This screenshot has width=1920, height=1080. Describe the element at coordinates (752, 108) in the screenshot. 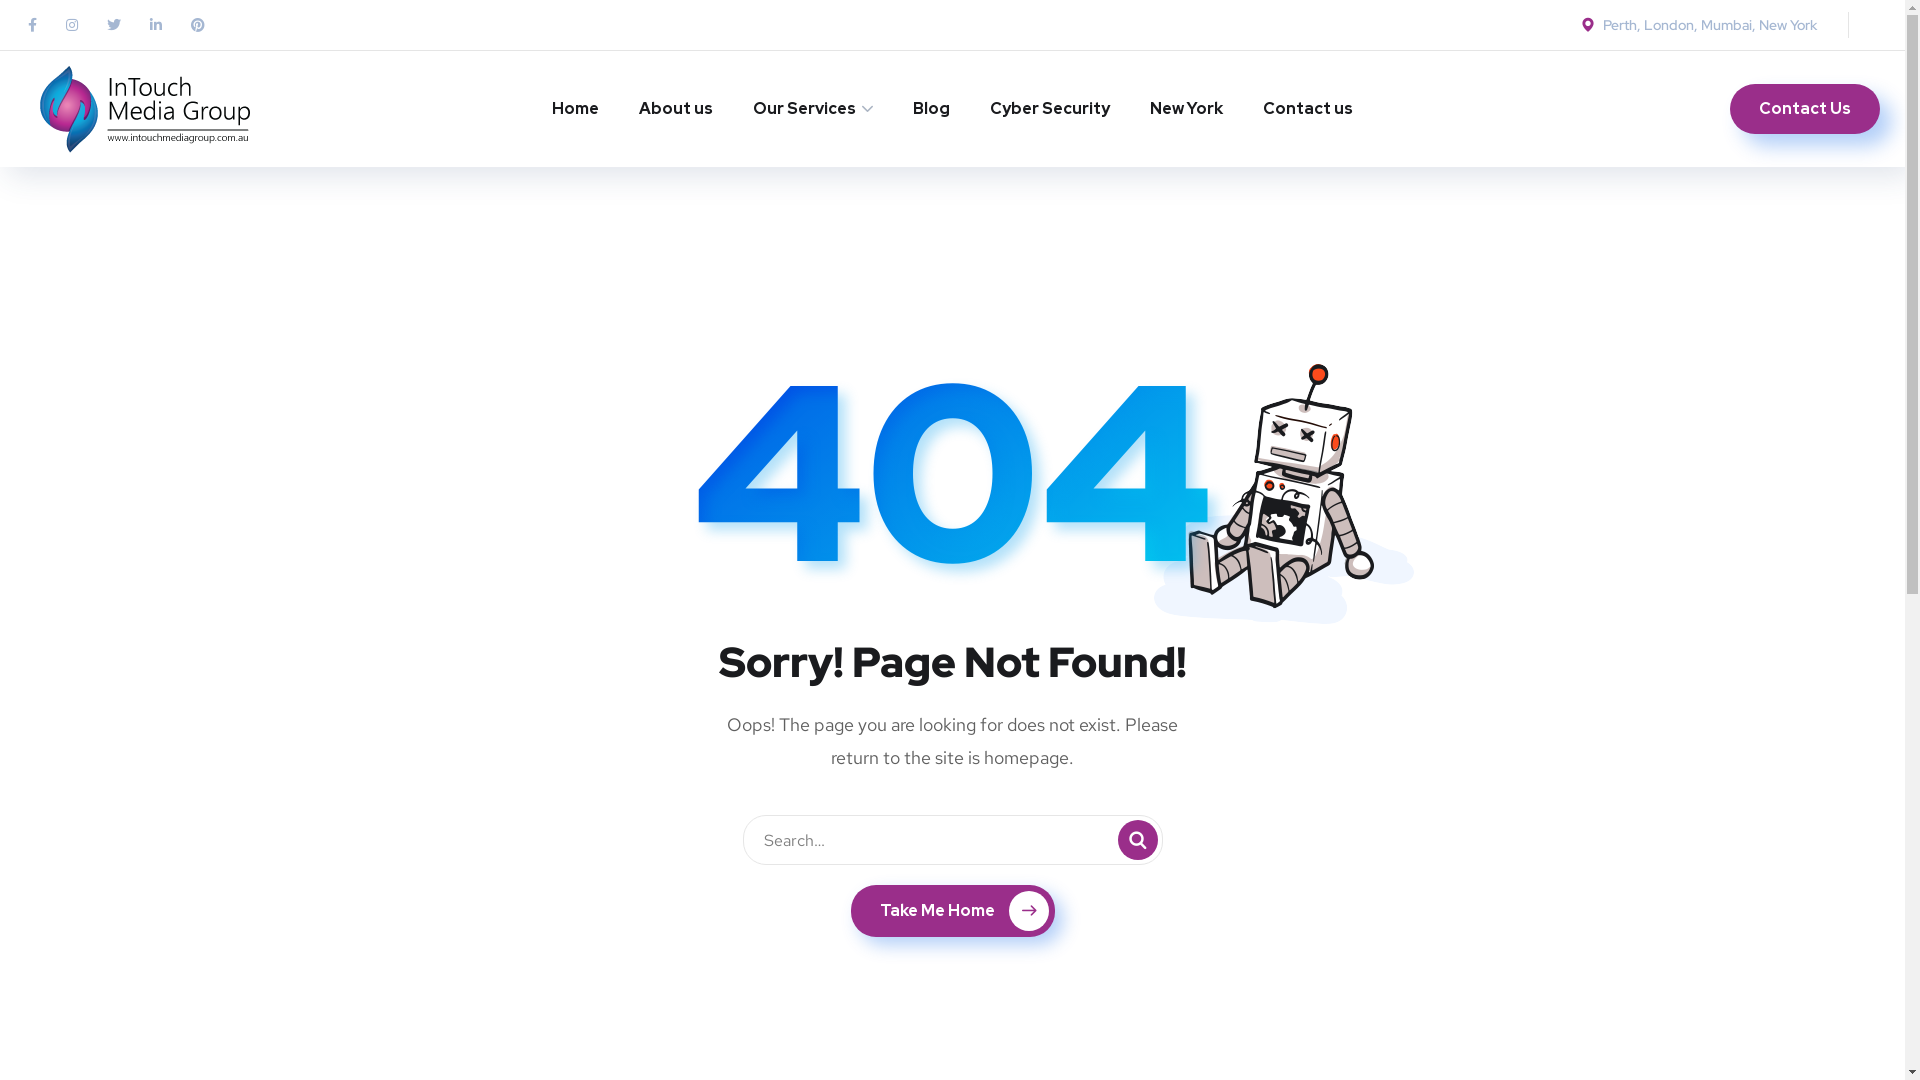

I see `'Our Services'` at that location.